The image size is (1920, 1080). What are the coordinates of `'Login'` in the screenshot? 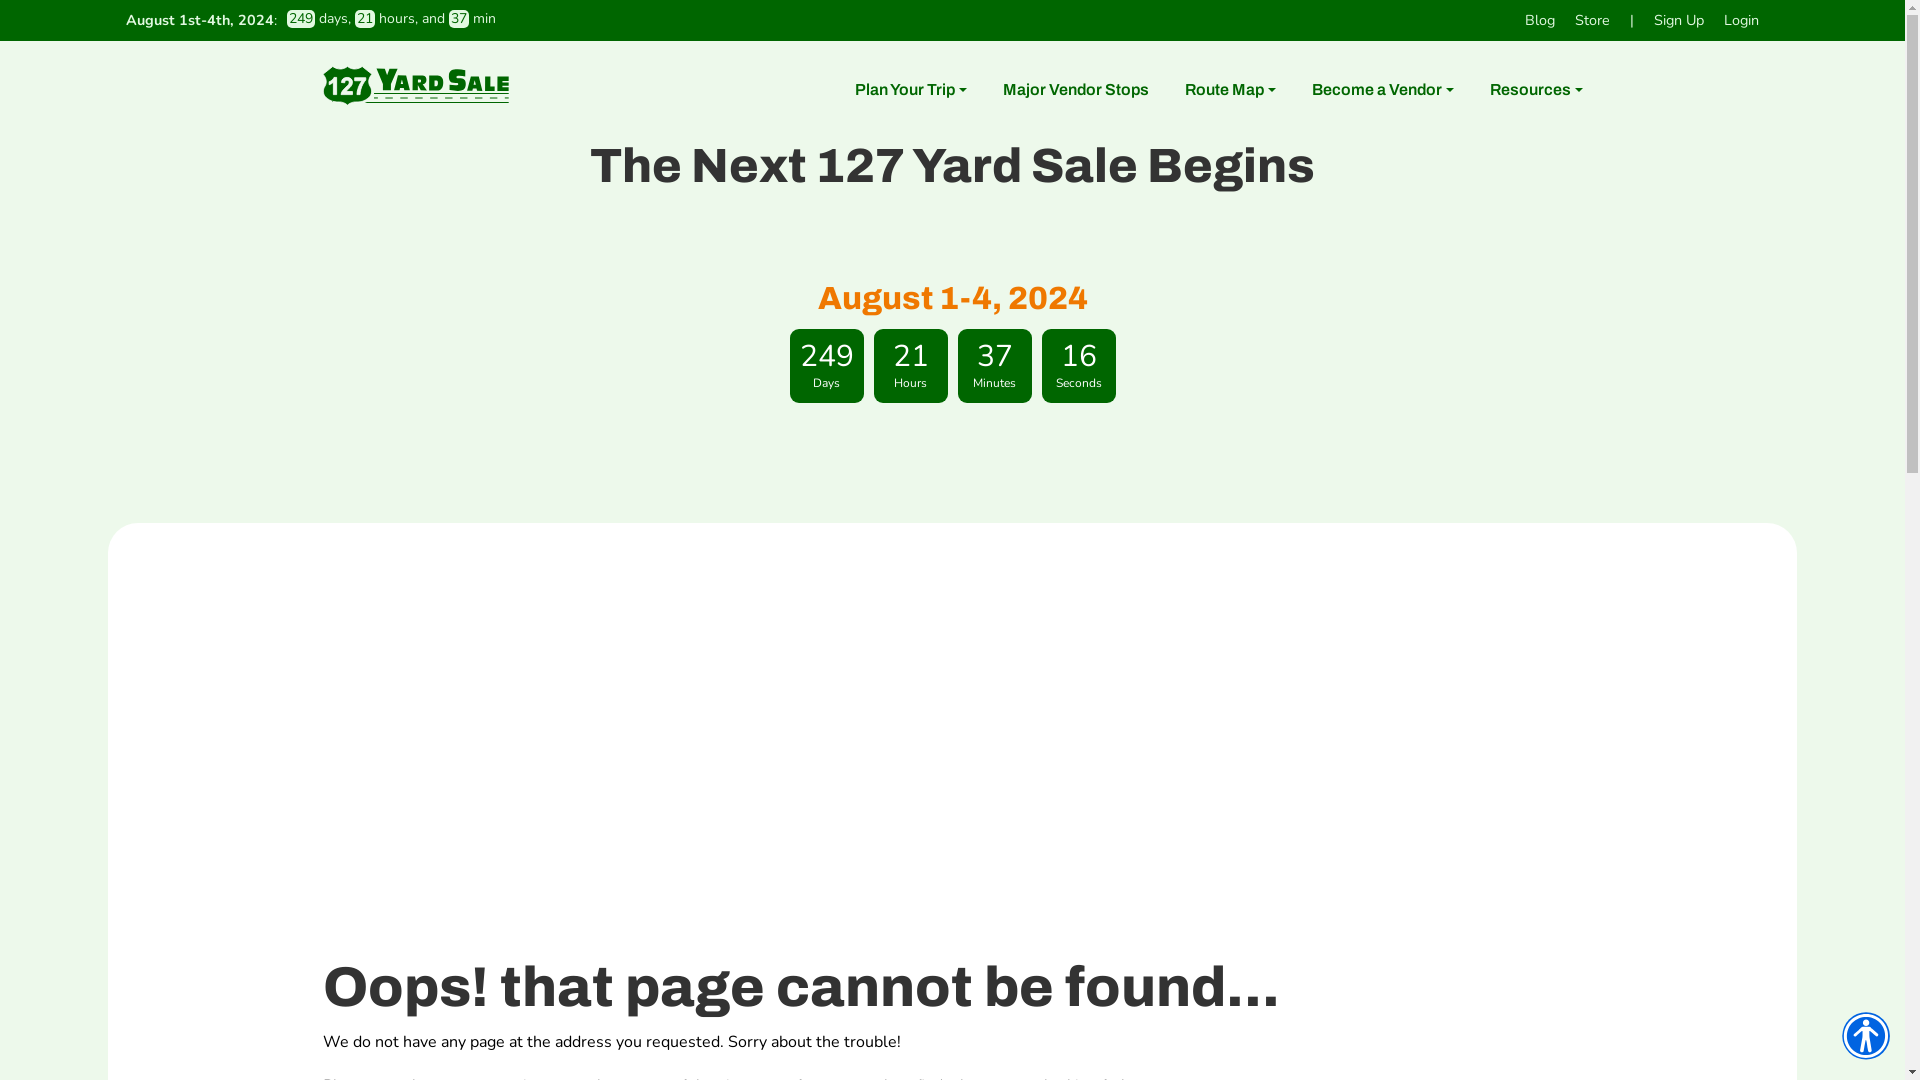 It's located at (1740, 20).